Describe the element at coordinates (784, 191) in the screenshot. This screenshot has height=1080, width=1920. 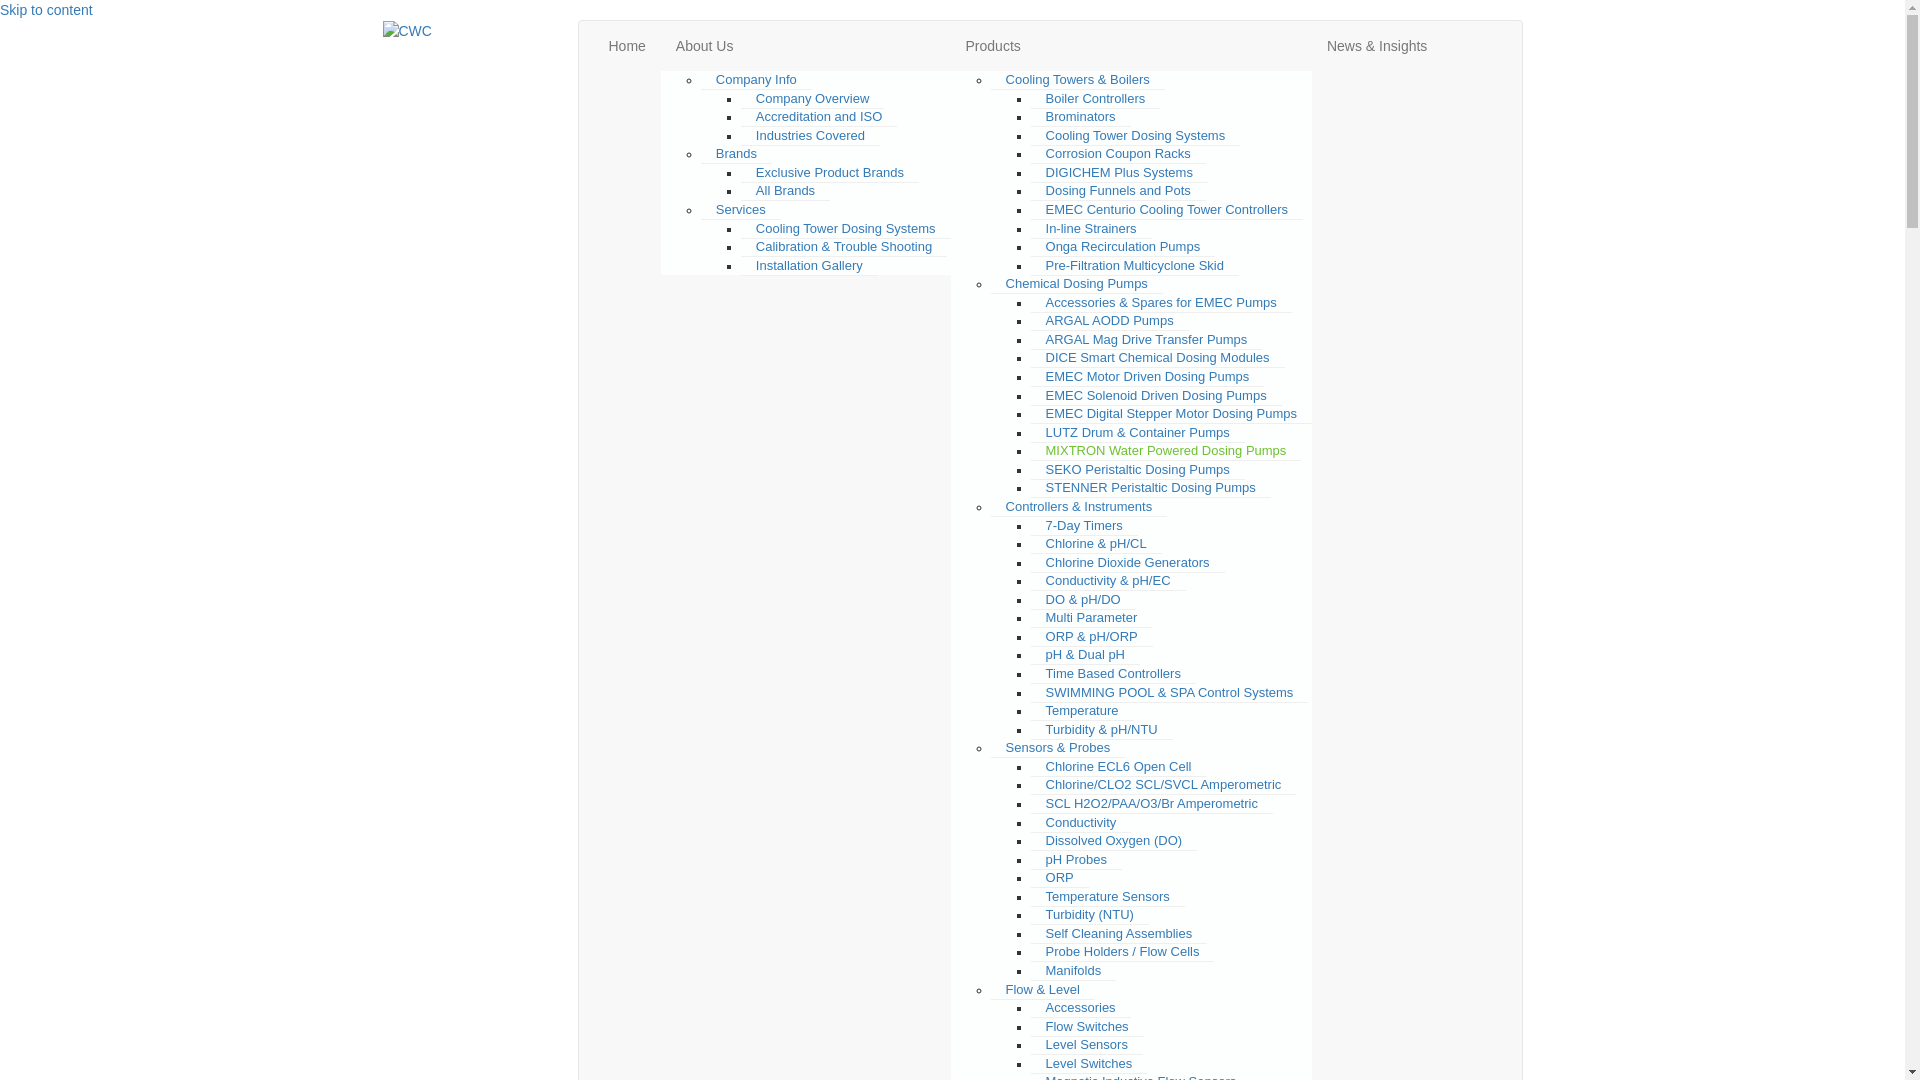
I see `'All Brands'` at that location.